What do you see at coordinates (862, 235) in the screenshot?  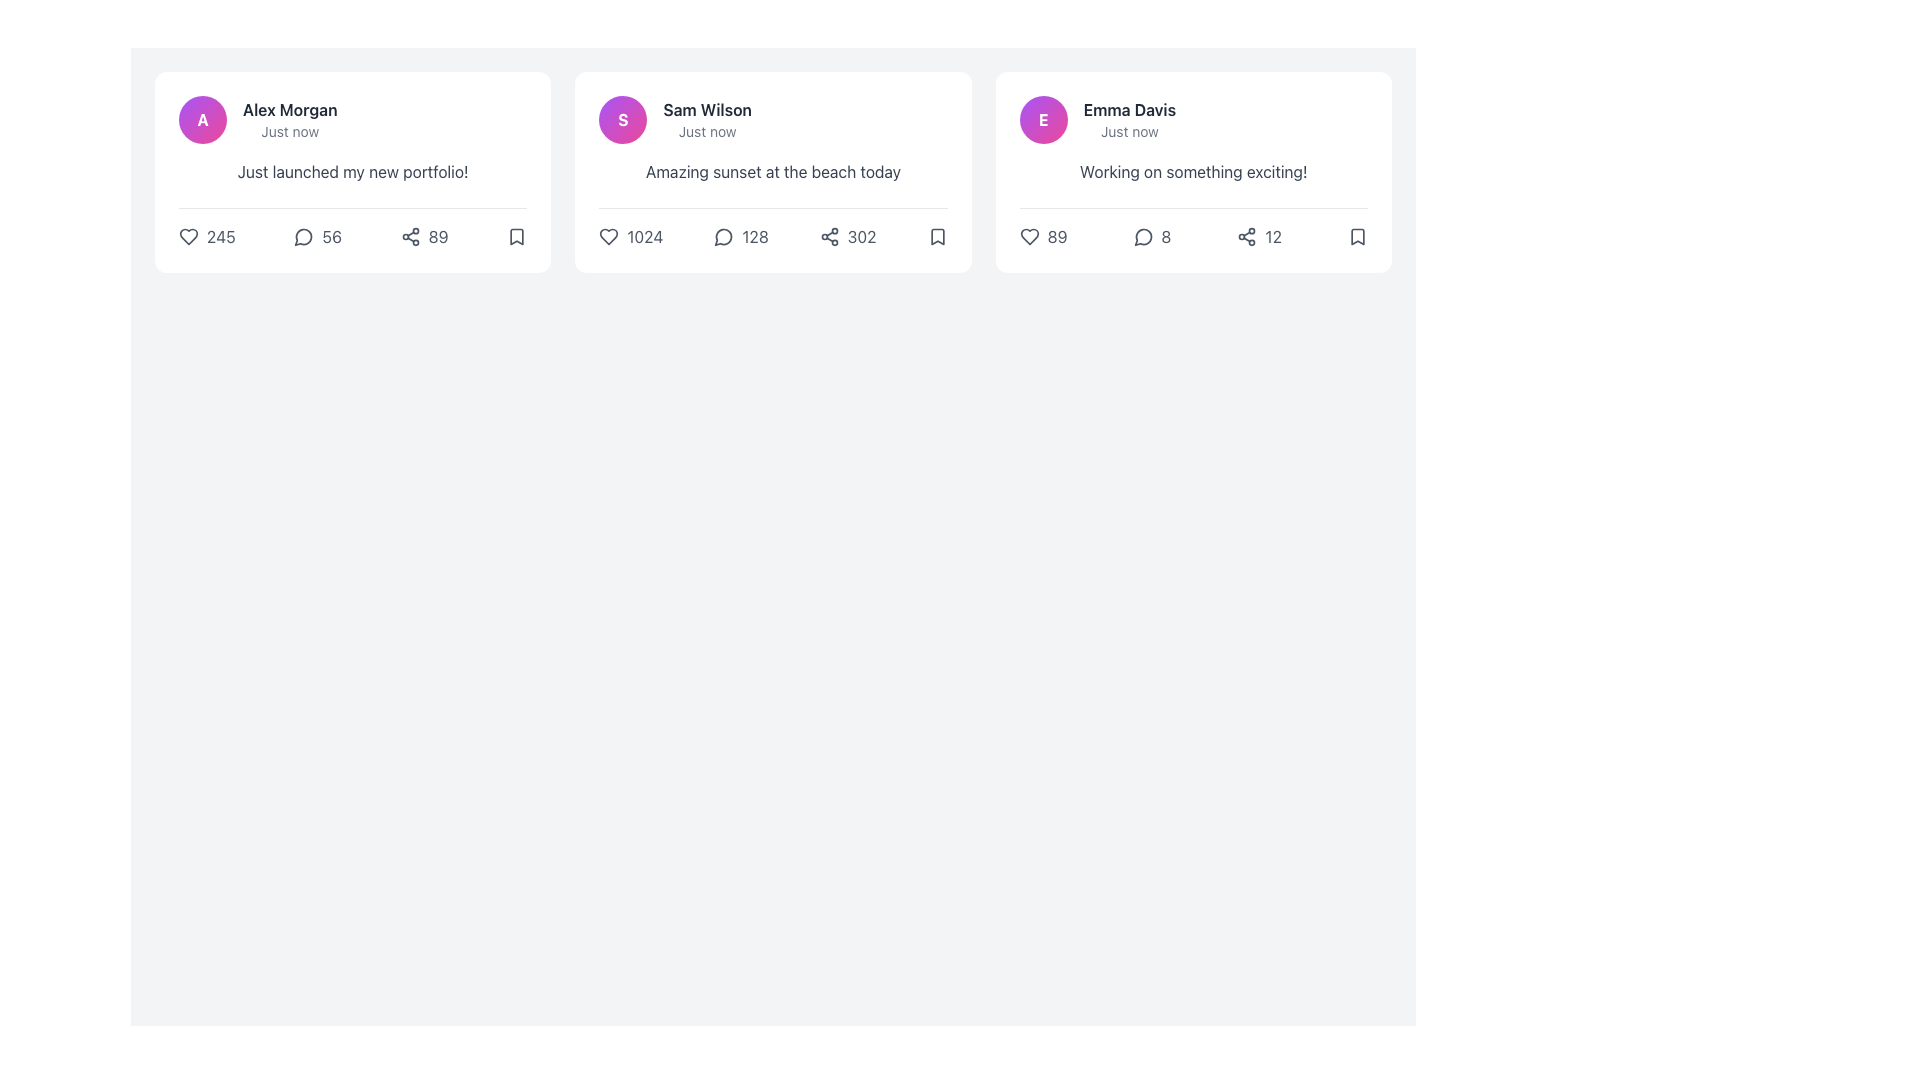 I see `number '302' from the text label displayed in light gray font, which is located adjacent to the share icon in the user interaction statistics of Sam Wilson's post` at bounding box center [862, 235].